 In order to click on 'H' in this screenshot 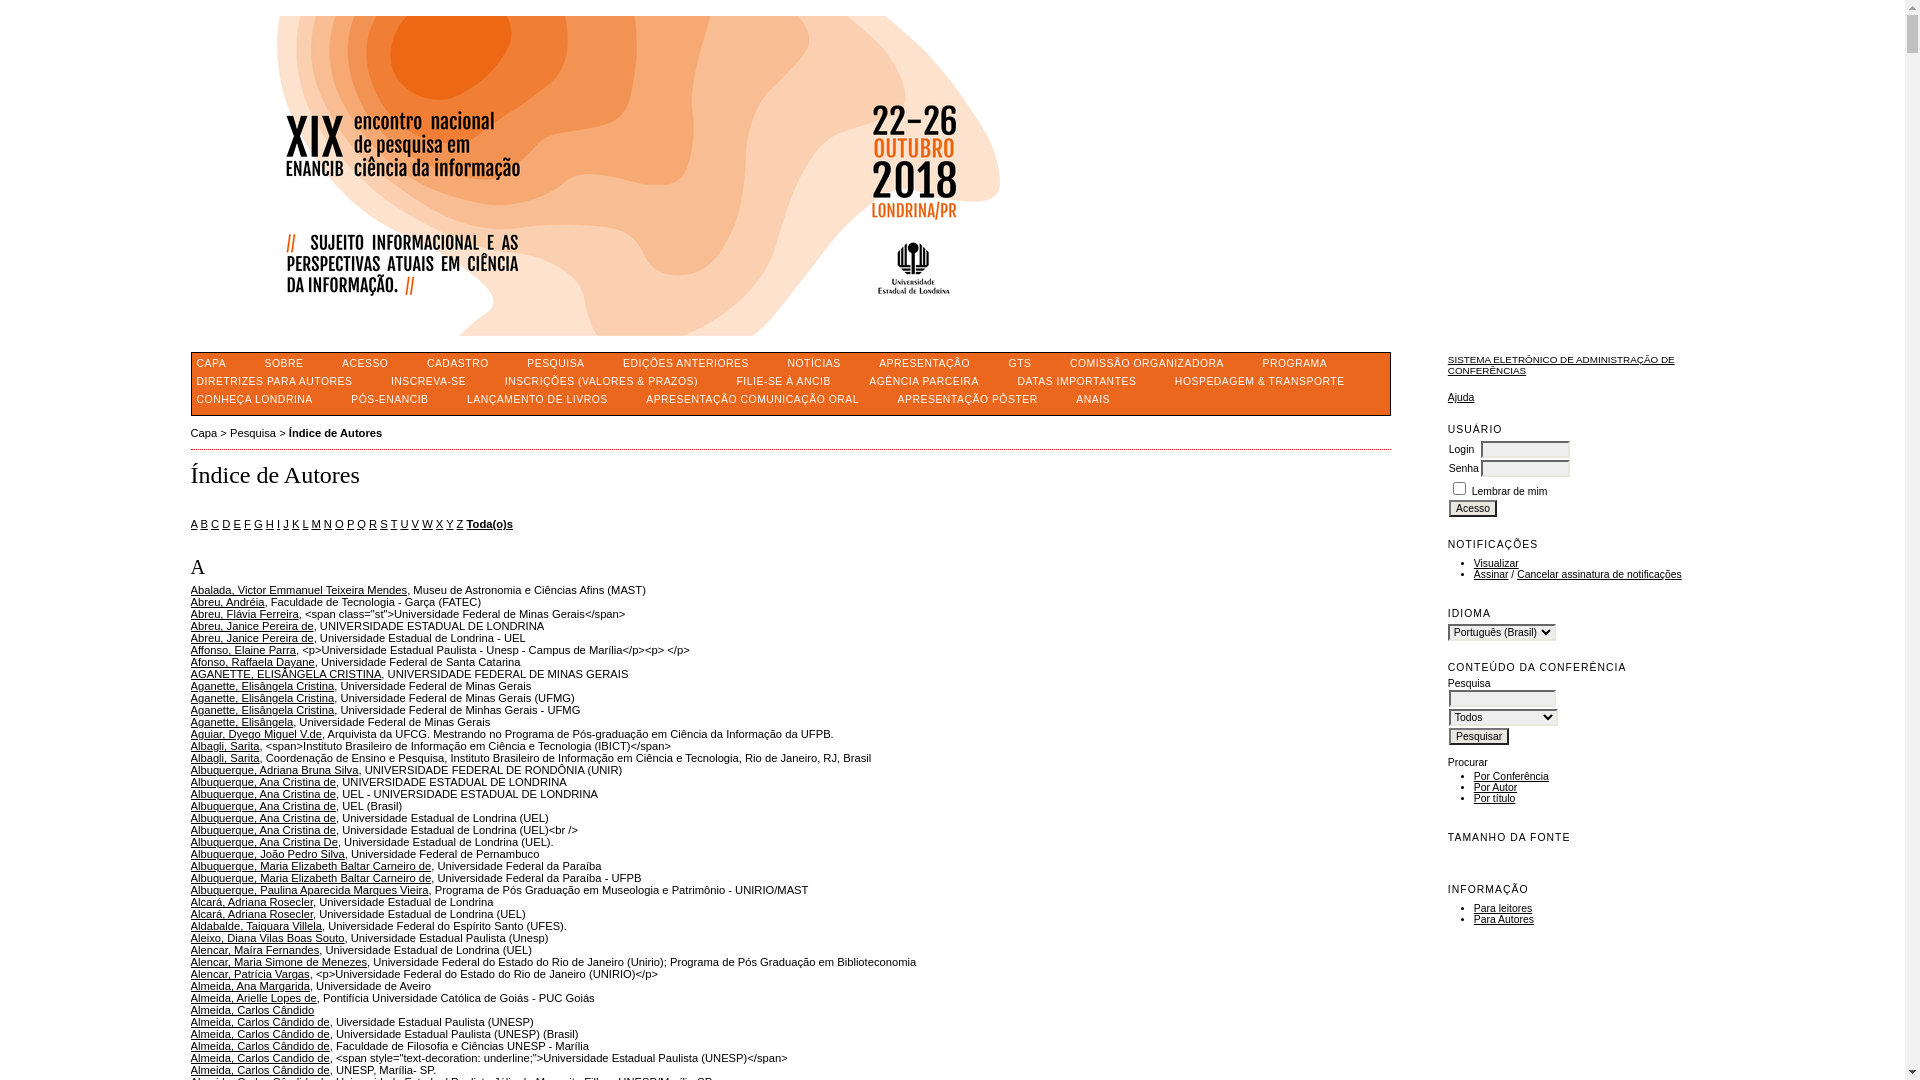, I will do `click(268, 523)`.